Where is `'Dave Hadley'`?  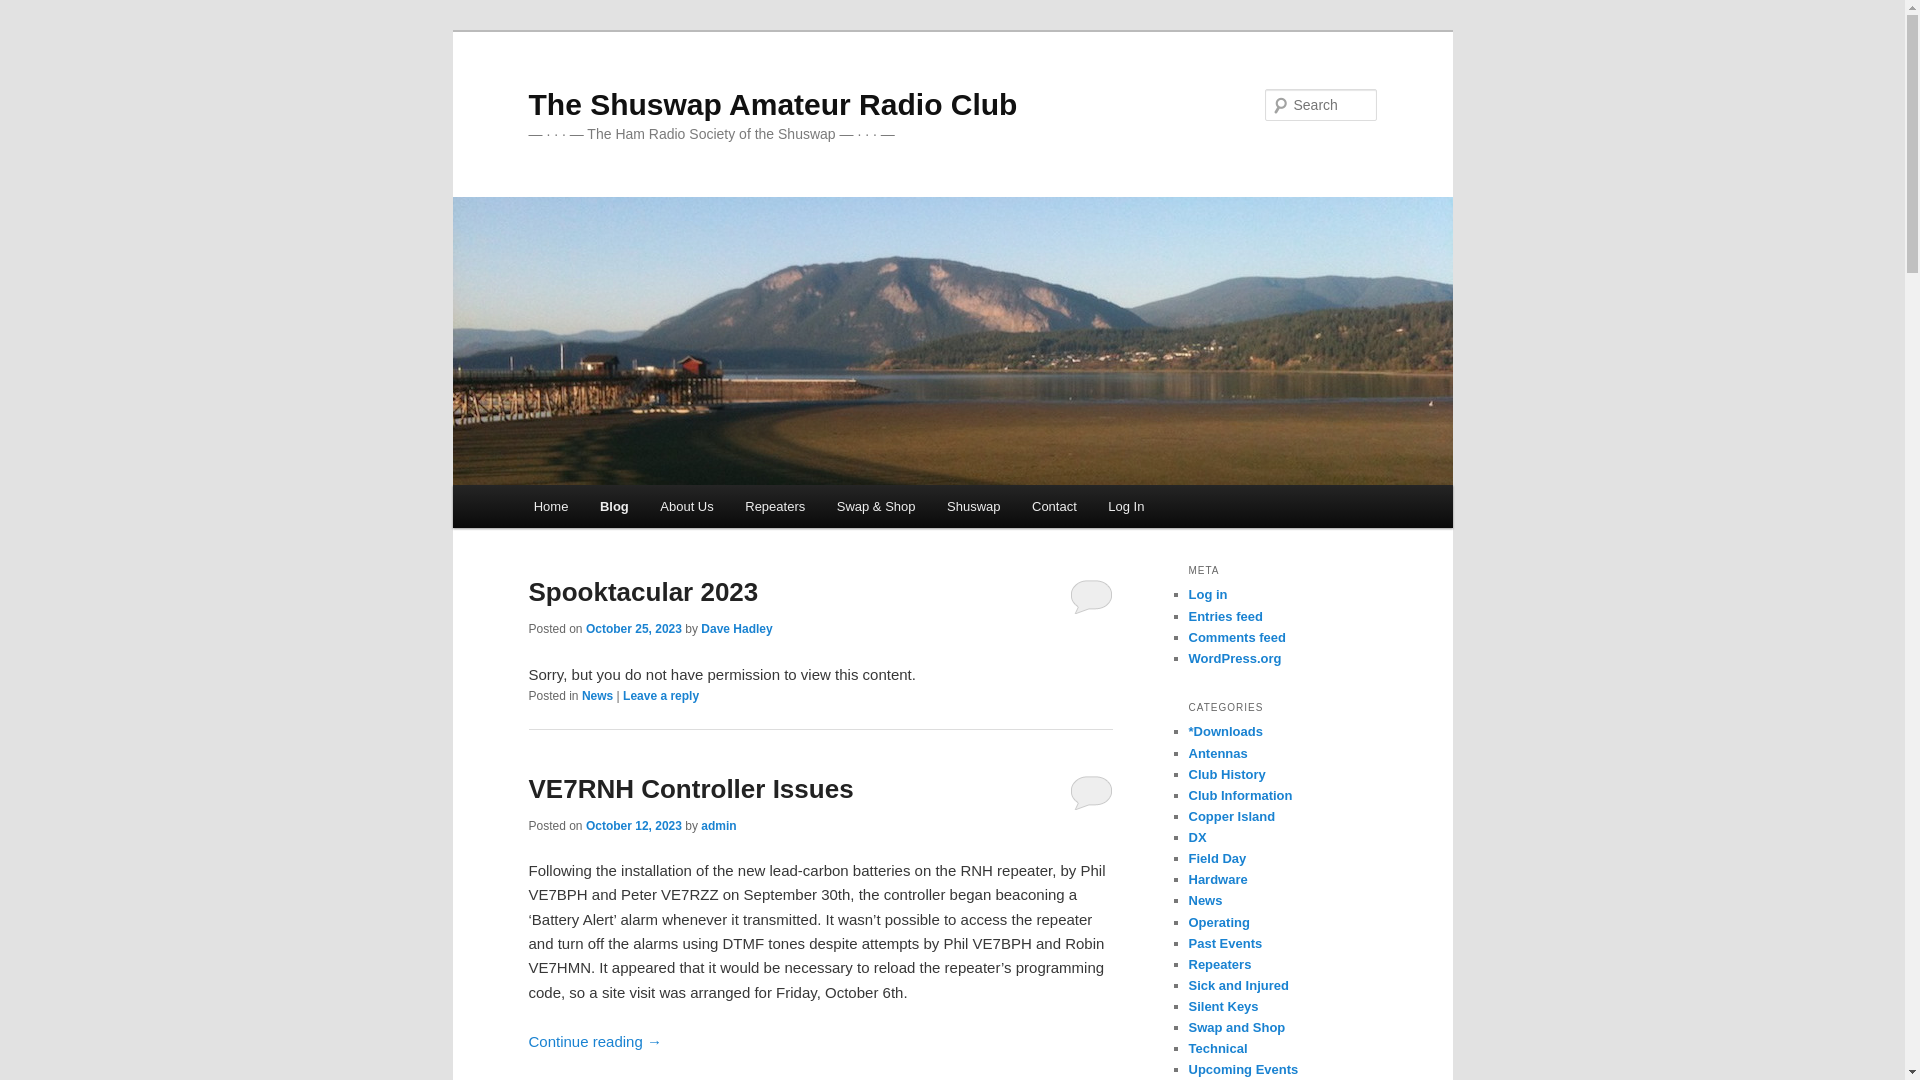
'Dave Hadley' is located at coordinates (735, 627).